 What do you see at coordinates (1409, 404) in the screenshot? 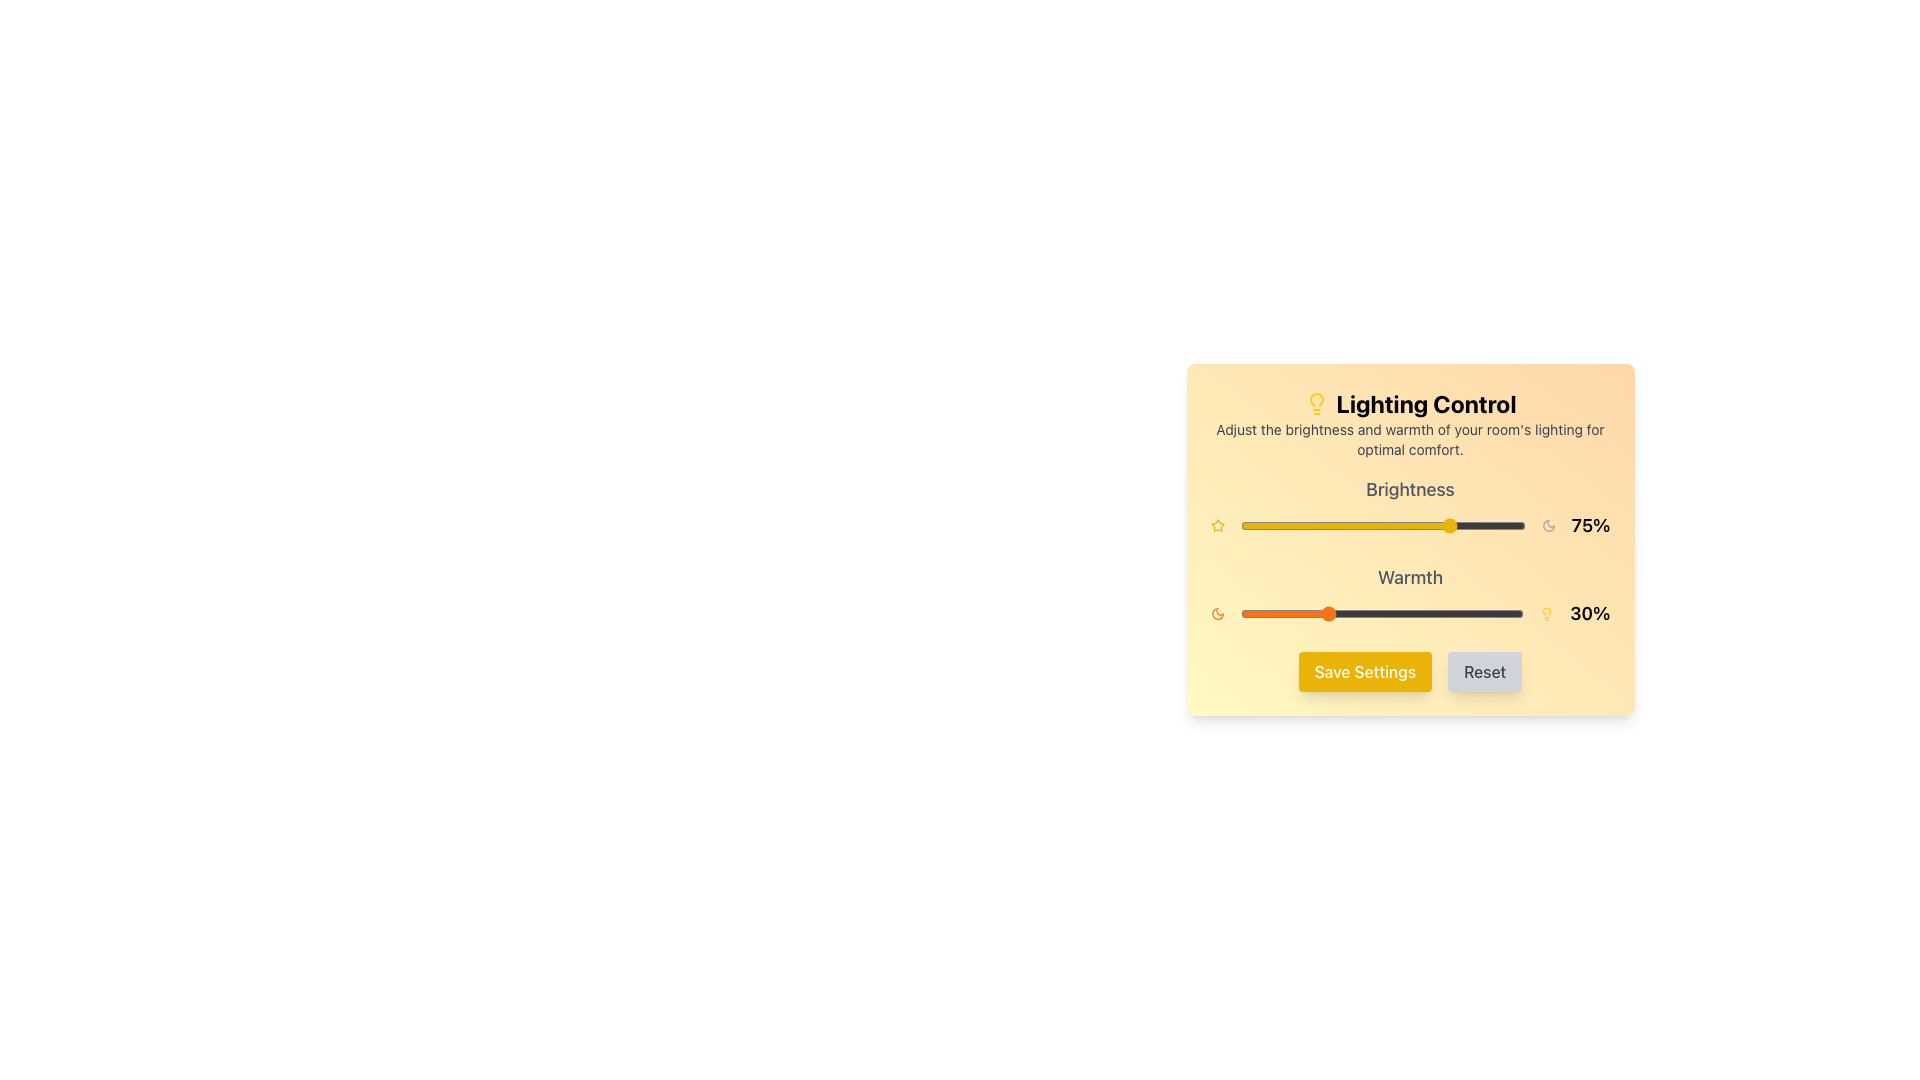
I see `text from the Text Header located in the center-right of the page, which serves as the title for the user interface card` at bounding box center [1409, 404].